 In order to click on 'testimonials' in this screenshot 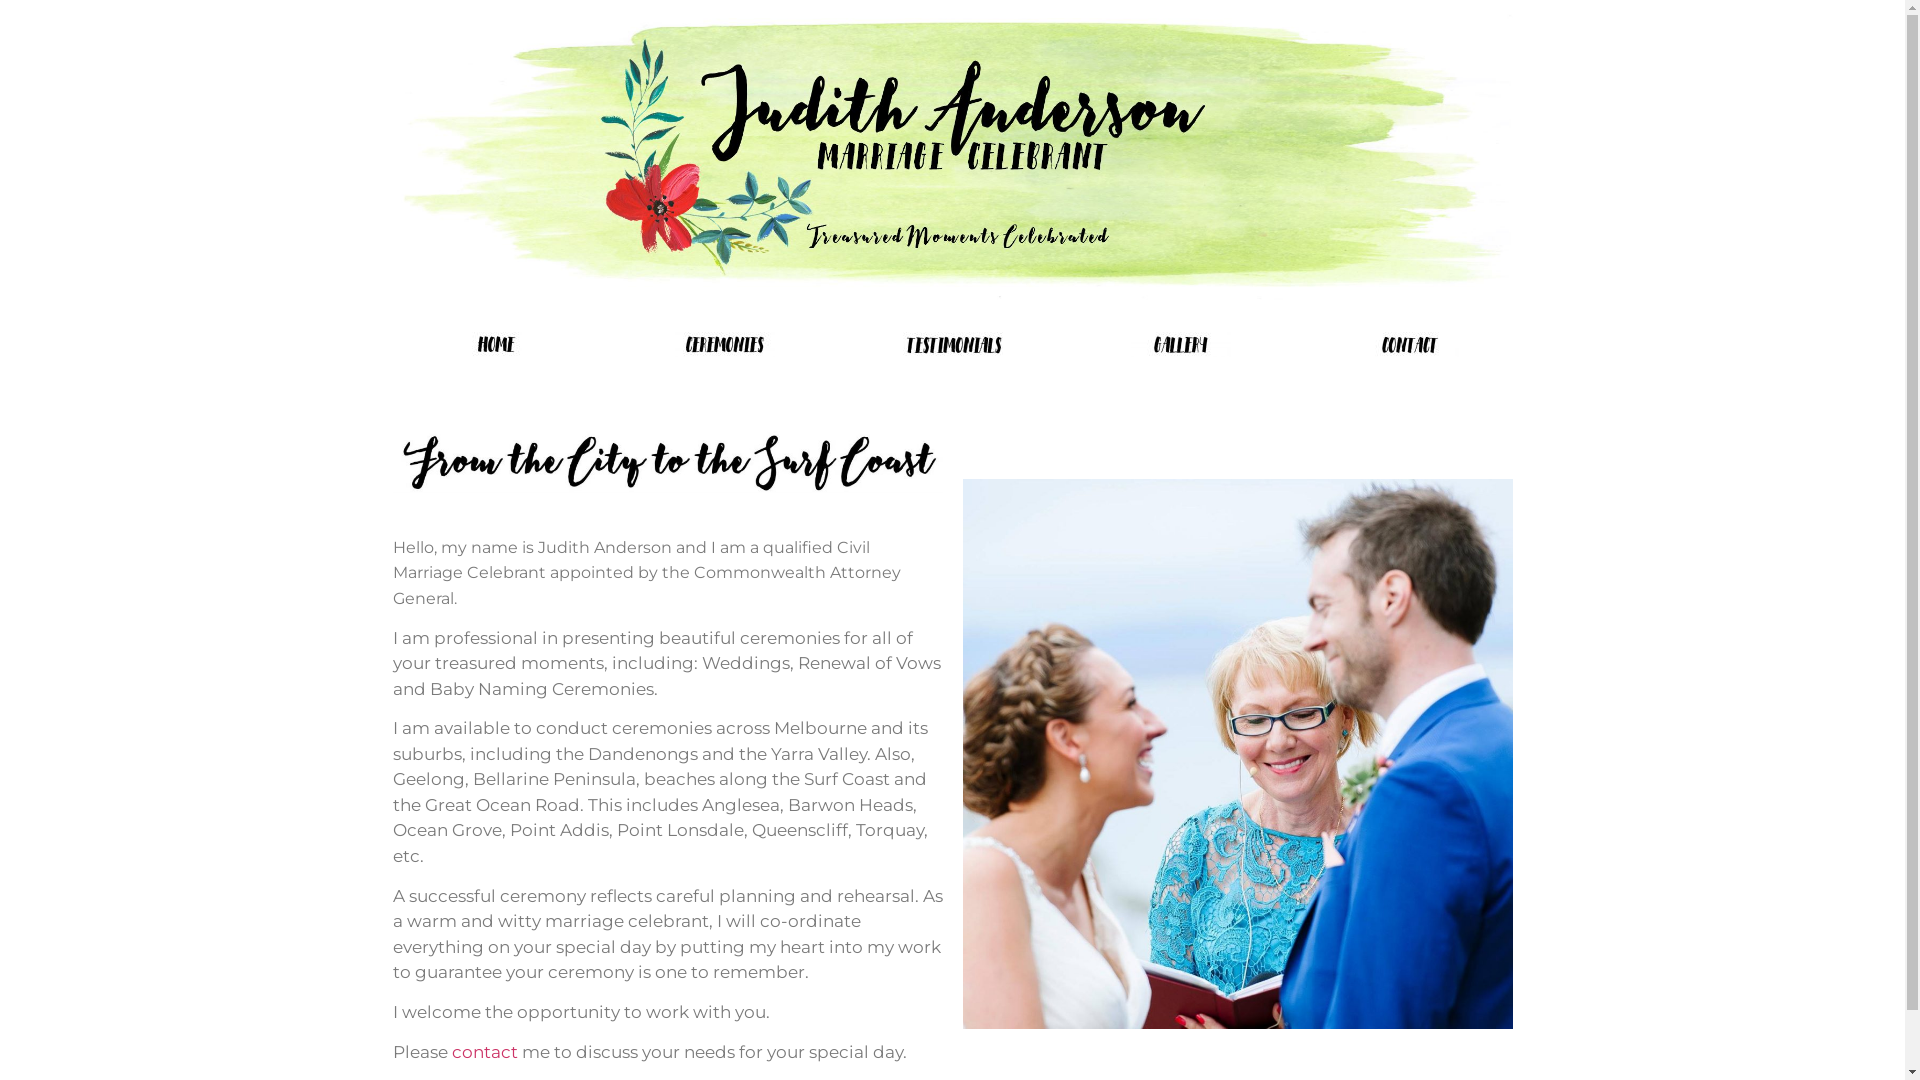, I will do `click(950, 343)`.